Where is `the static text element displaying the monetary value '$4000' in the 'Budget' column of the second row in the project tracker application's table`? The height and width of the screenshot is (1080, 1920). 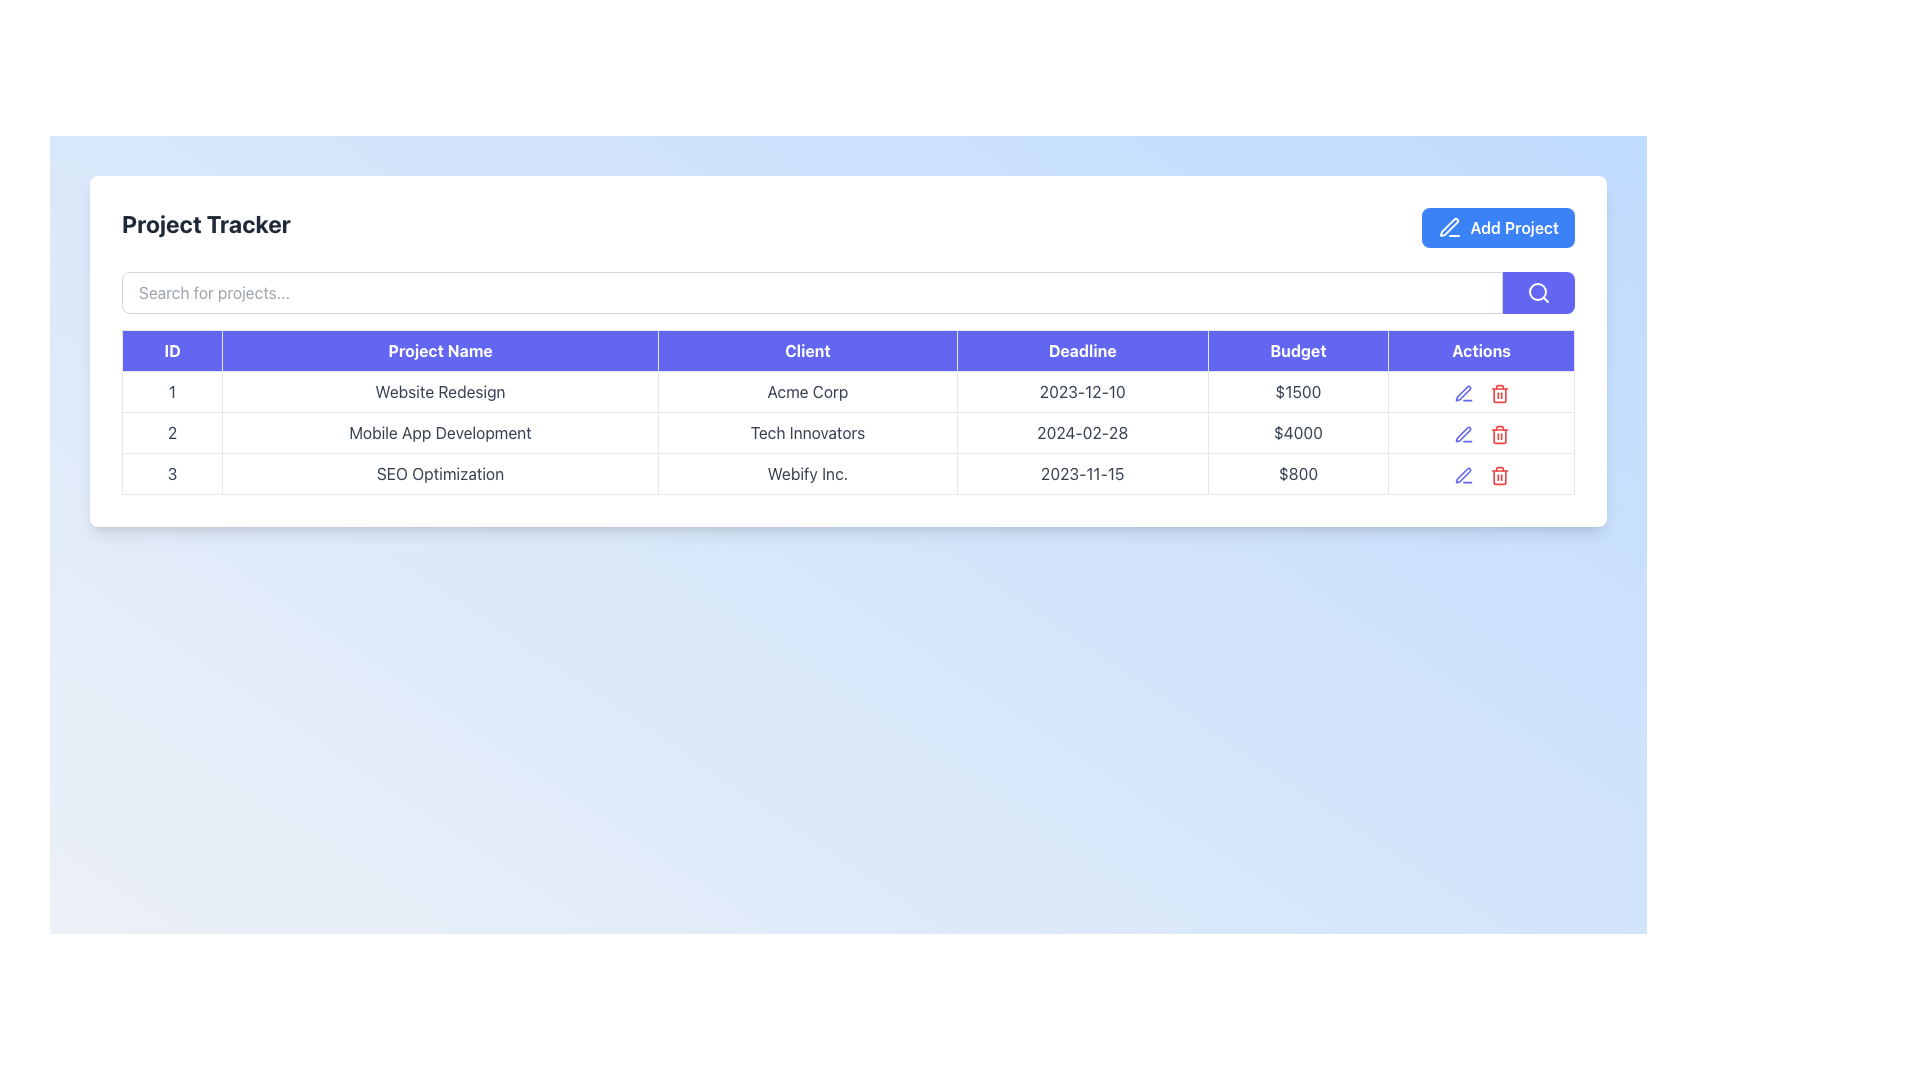
the static text element displaying the monetary value '$4000' in the 'Budget' column of the second row in the project tracker application's table is located at coordinates (1298, 431).